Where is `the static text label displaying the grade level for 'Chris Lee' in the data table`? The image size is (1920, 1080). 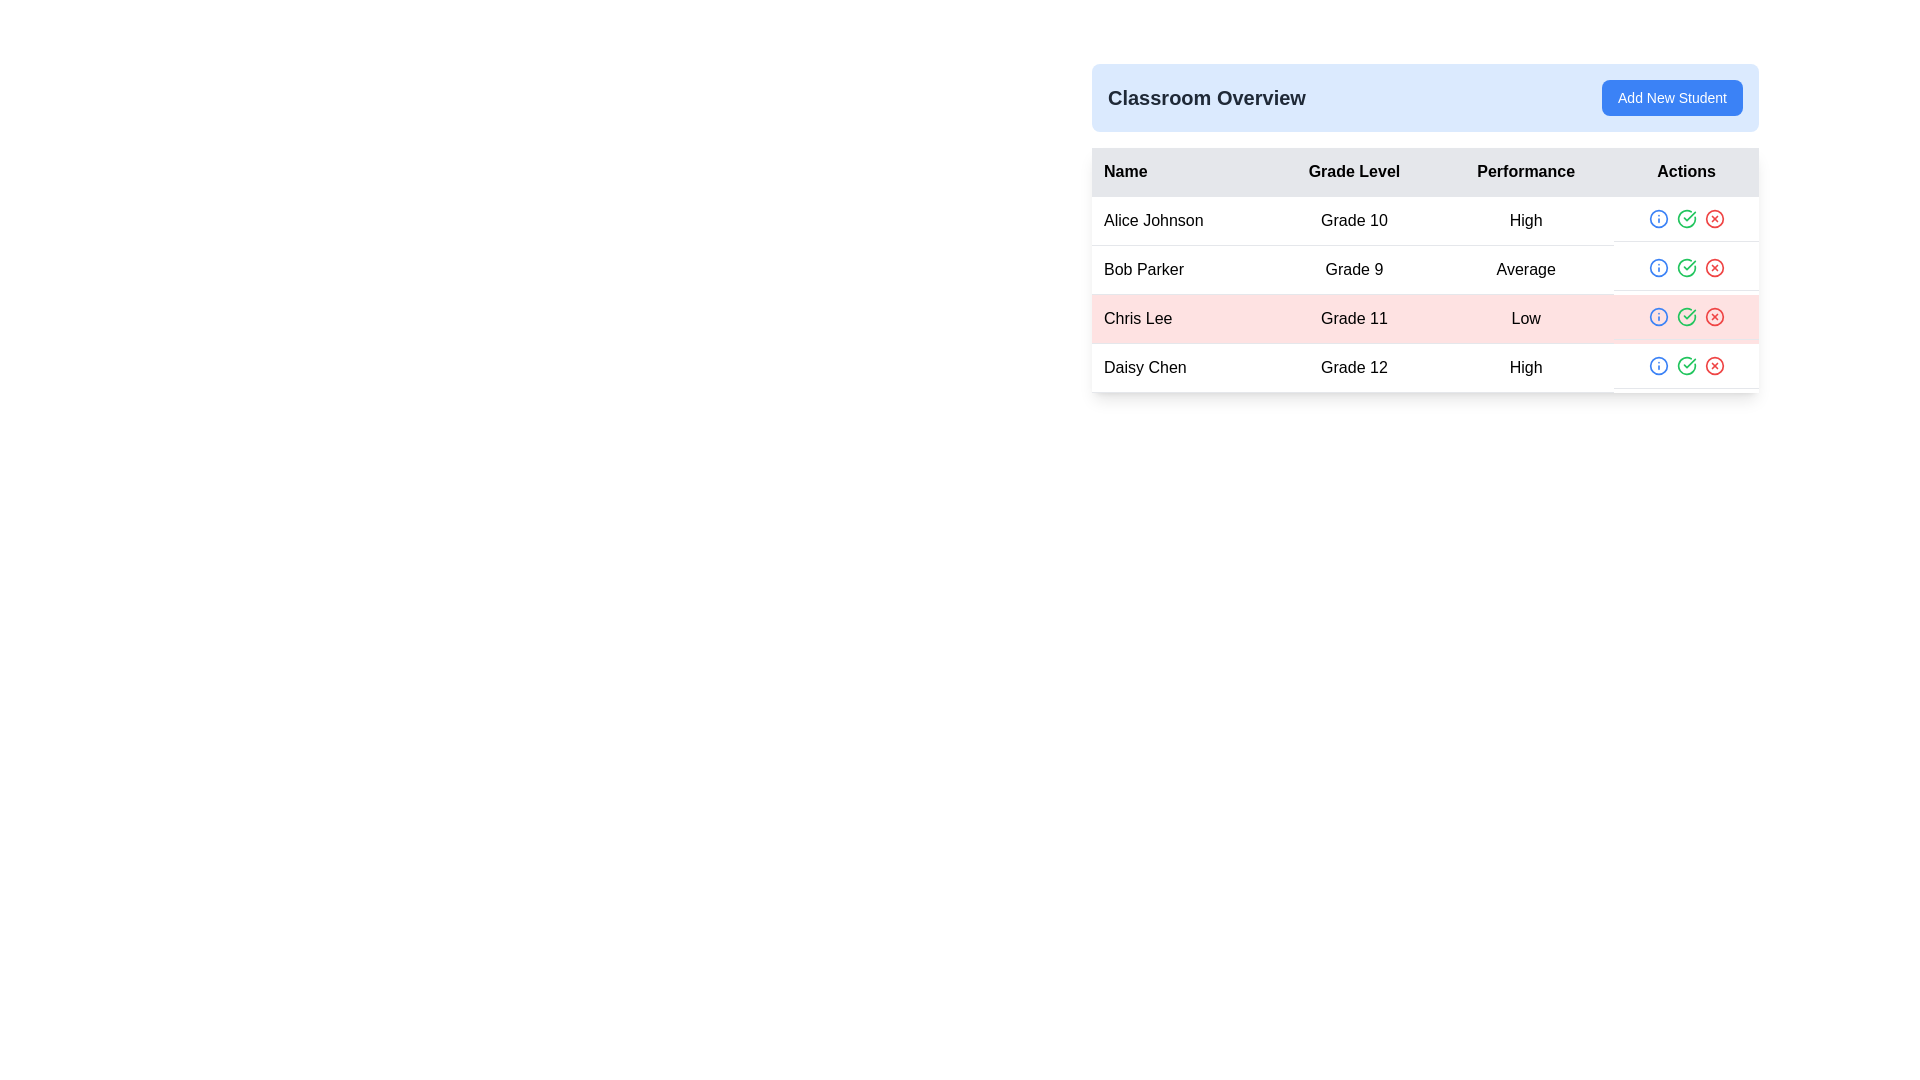 the static text label displaying the grade level for 'Chris Lee' in the data table is located at coordinates (1354, 318).